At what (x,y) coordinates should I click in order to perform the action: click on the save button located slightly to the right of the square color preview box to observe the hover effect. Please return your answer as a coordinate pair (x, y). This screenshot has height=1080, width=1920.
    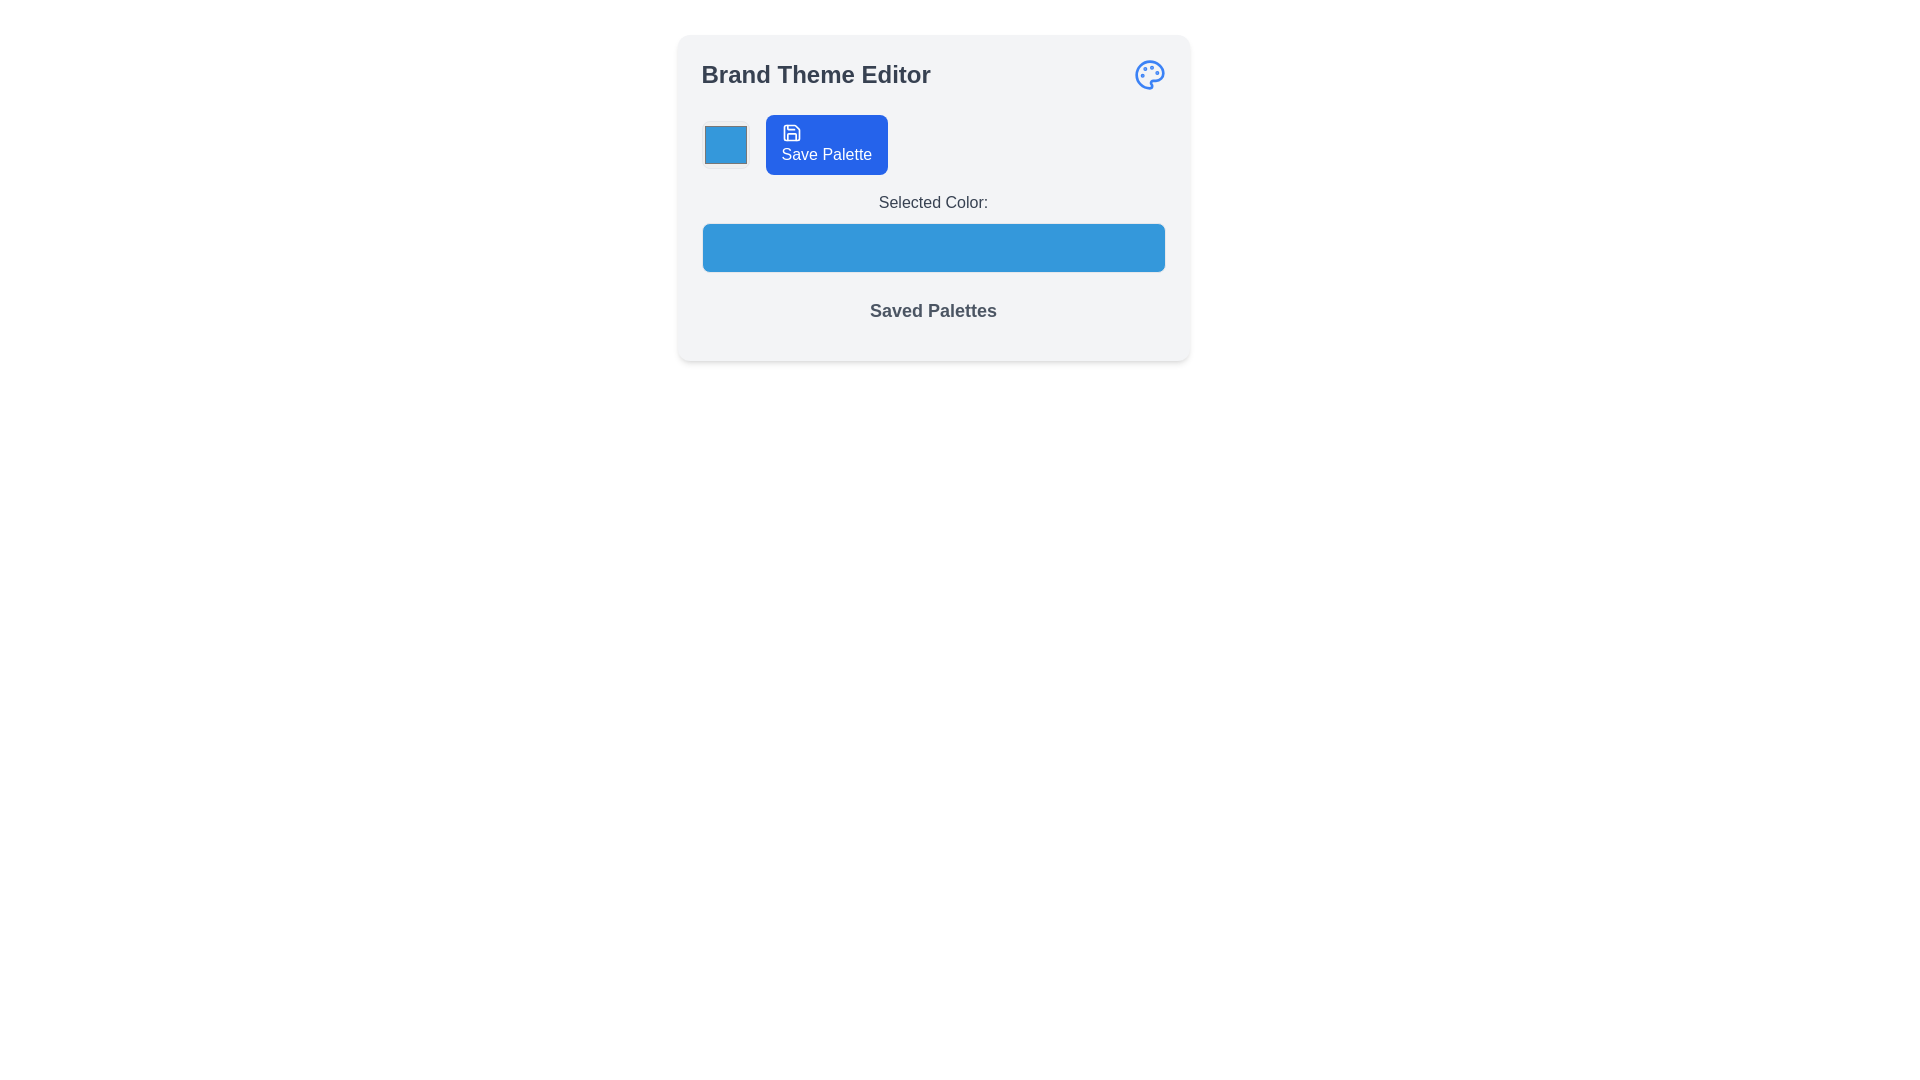
    Looking at the image, I should click on (826, 144).